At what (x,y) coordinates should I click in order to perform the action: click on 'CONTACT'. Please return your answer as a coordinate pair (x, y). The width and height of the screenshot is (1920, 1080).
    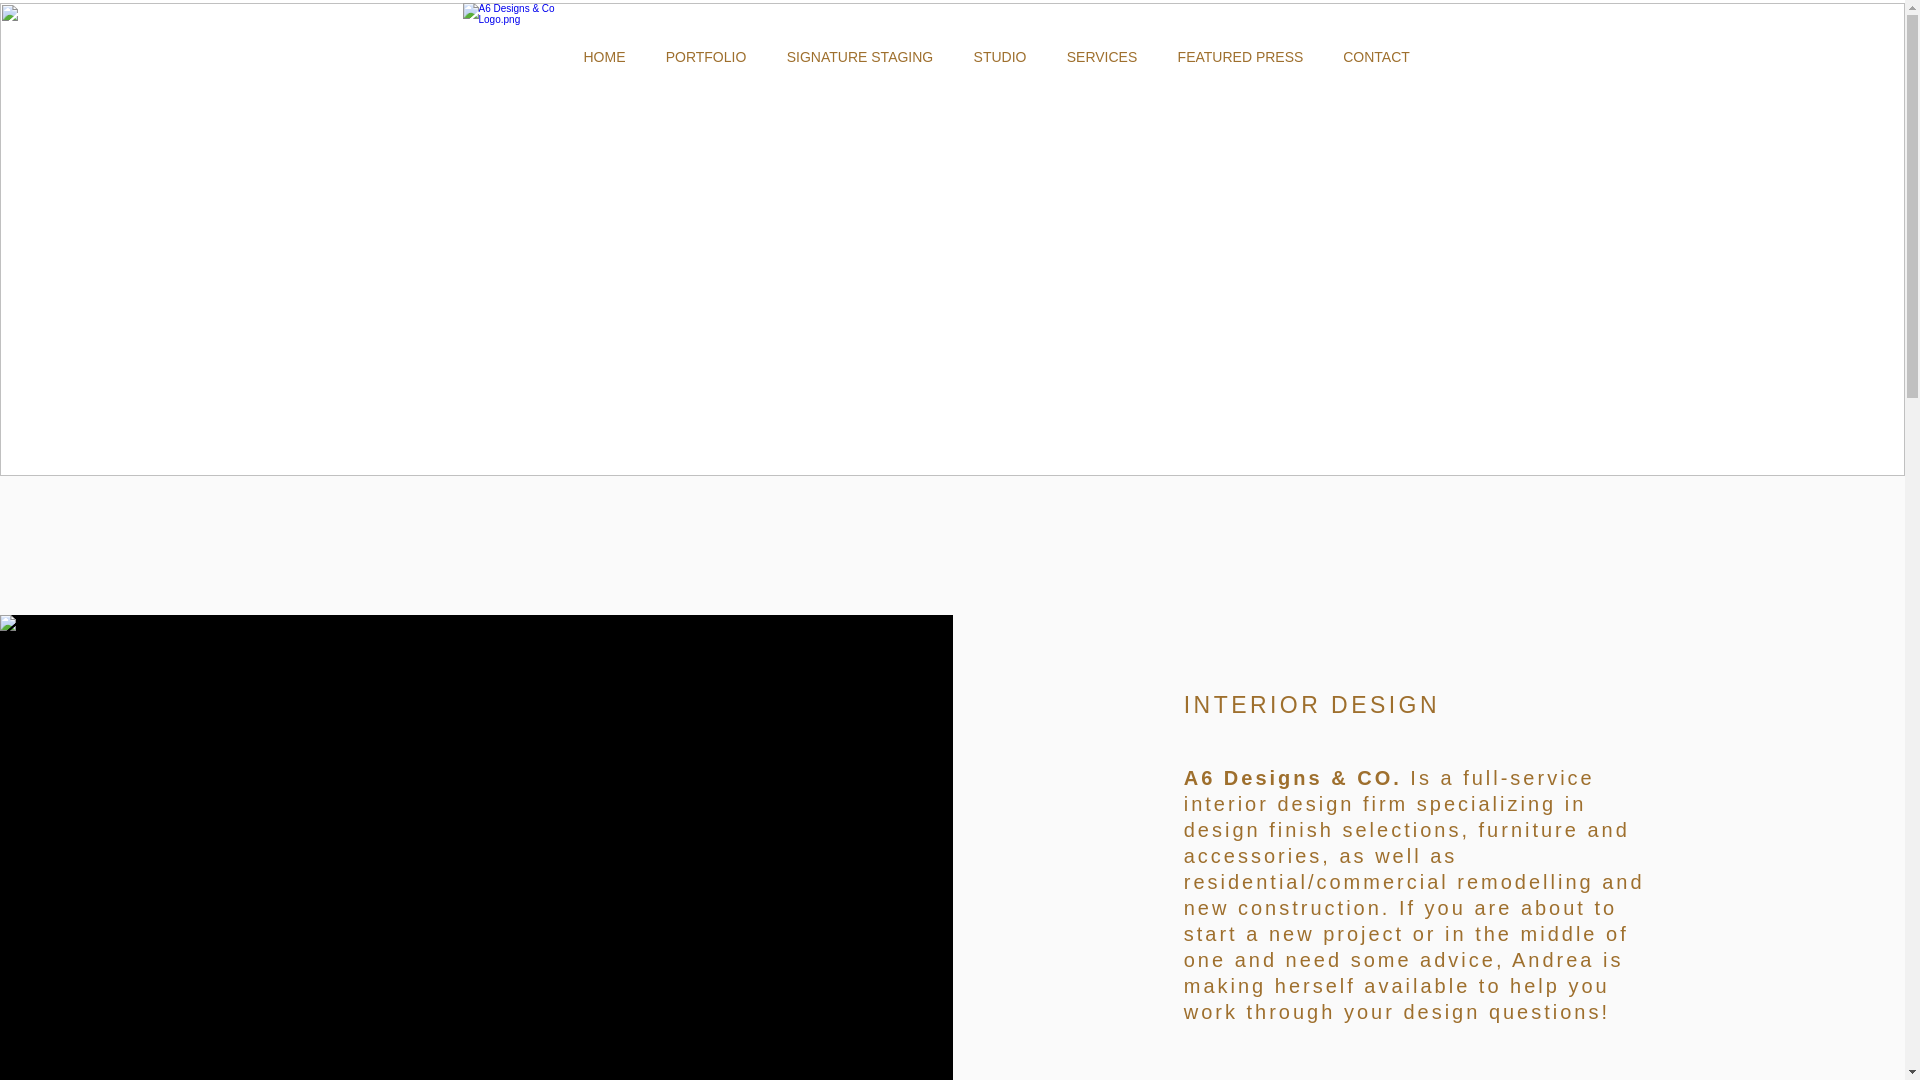
    Looking at the image, I should click on (1376, 56).